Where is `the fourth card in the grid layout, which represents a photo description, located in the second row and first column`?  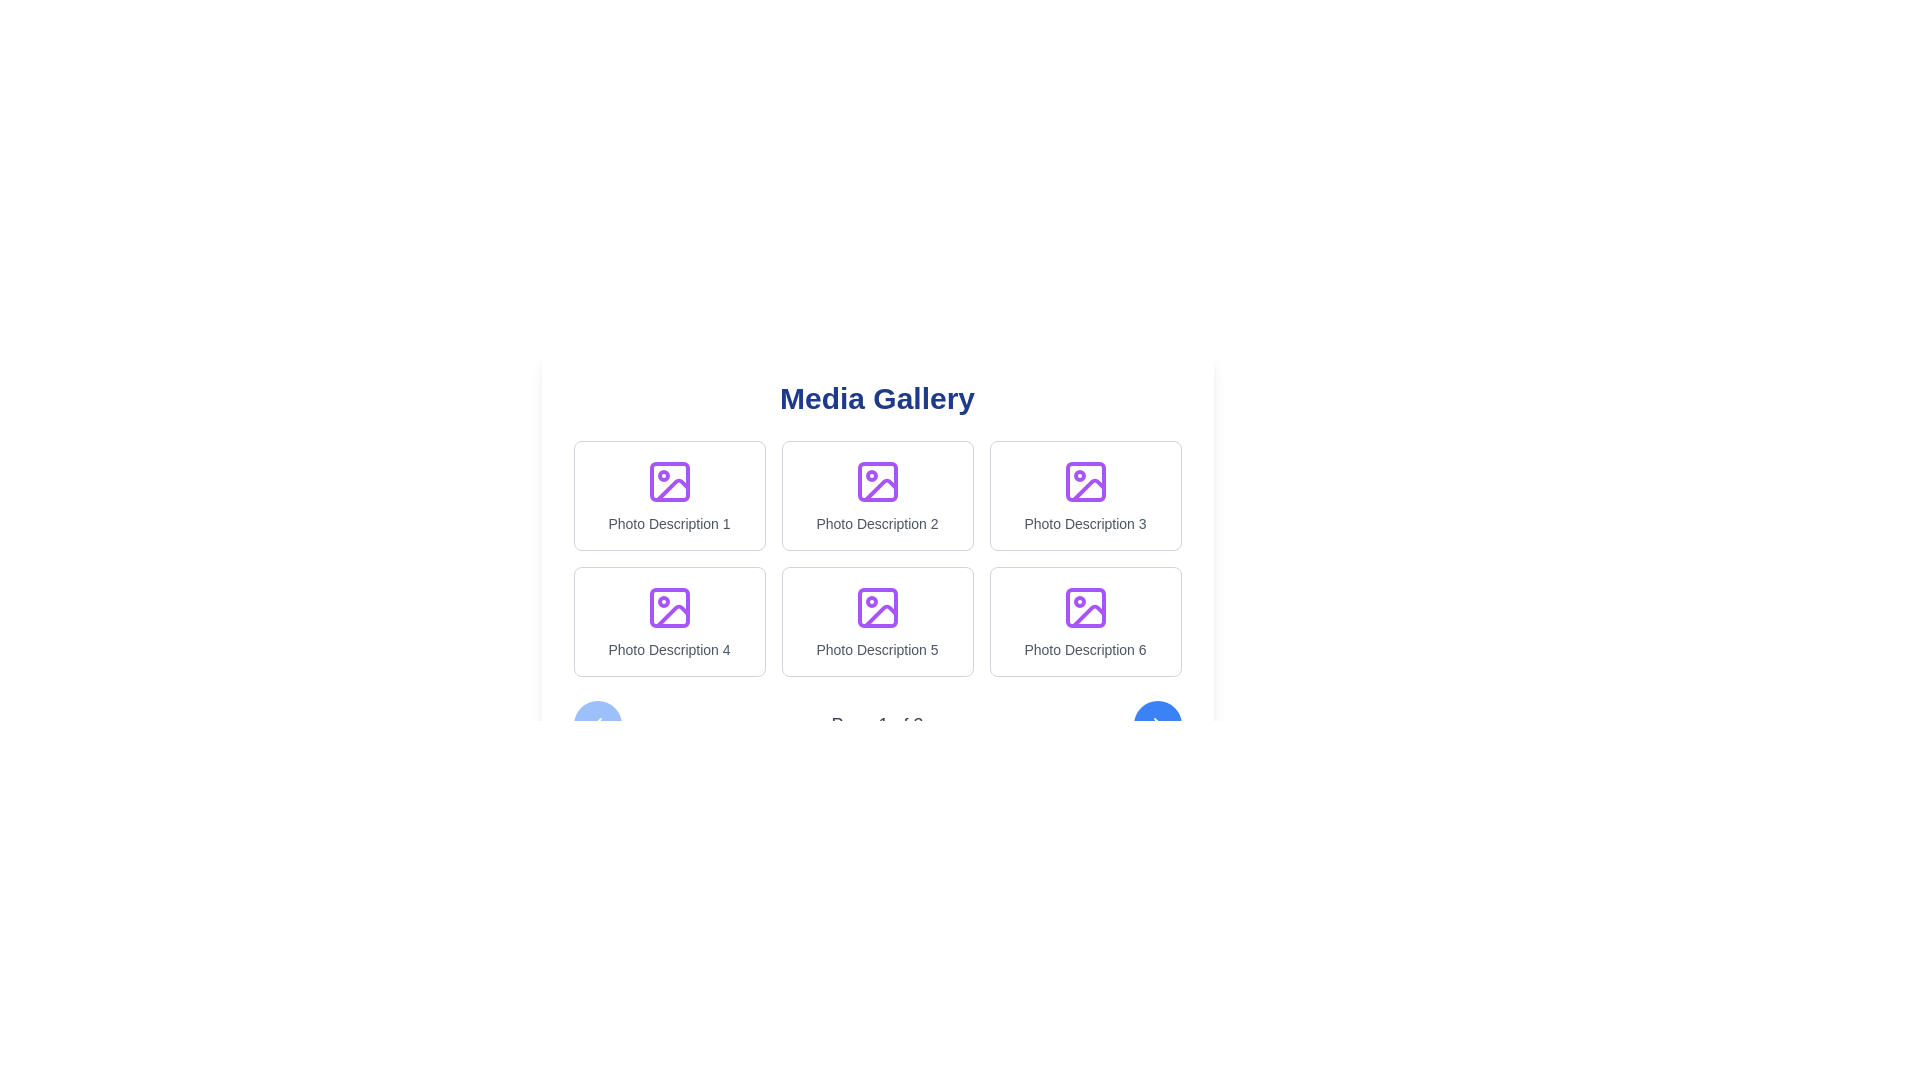 the fourth card in the grid layout, which represents a photo description, located in the second row and first column is located at coordinates (669, 620).